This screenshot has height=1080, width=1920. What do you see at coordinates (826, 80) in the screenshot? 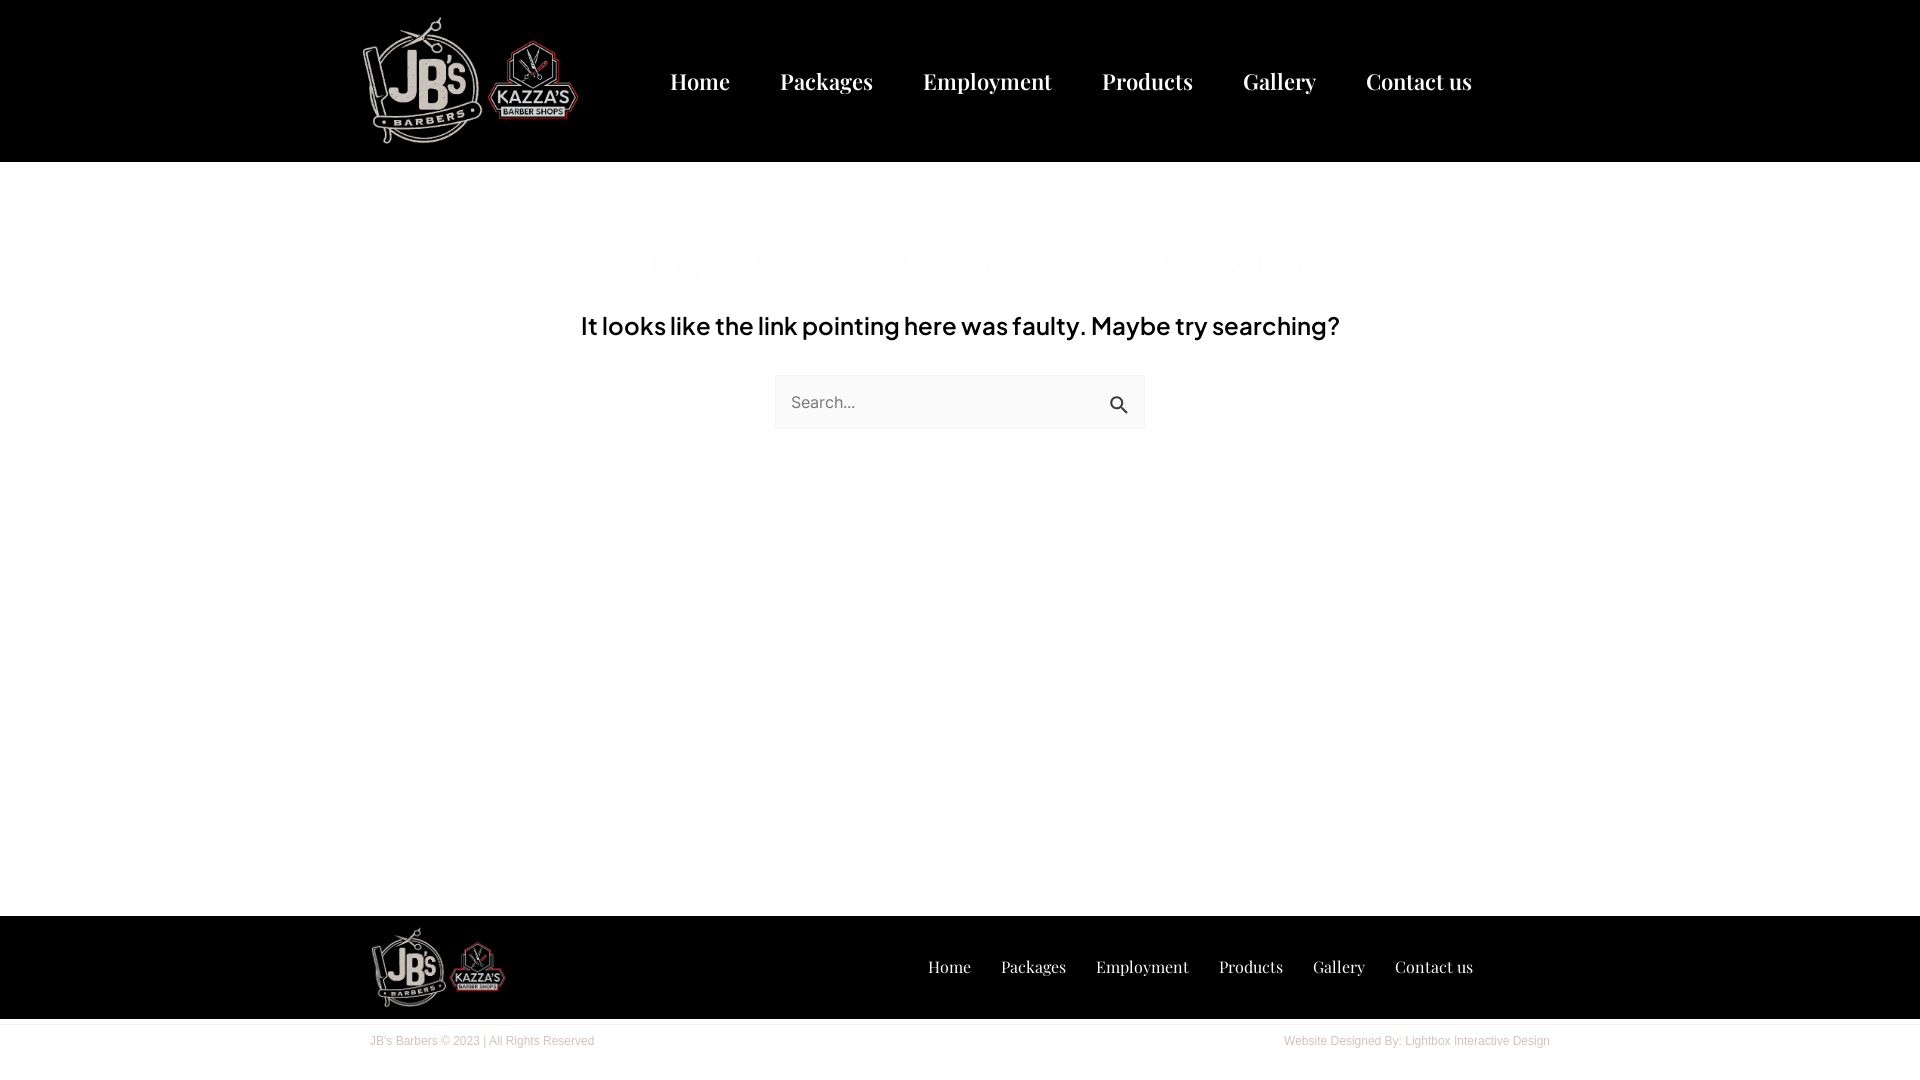
I see `'Packages'` at bounding box center [826, 80].